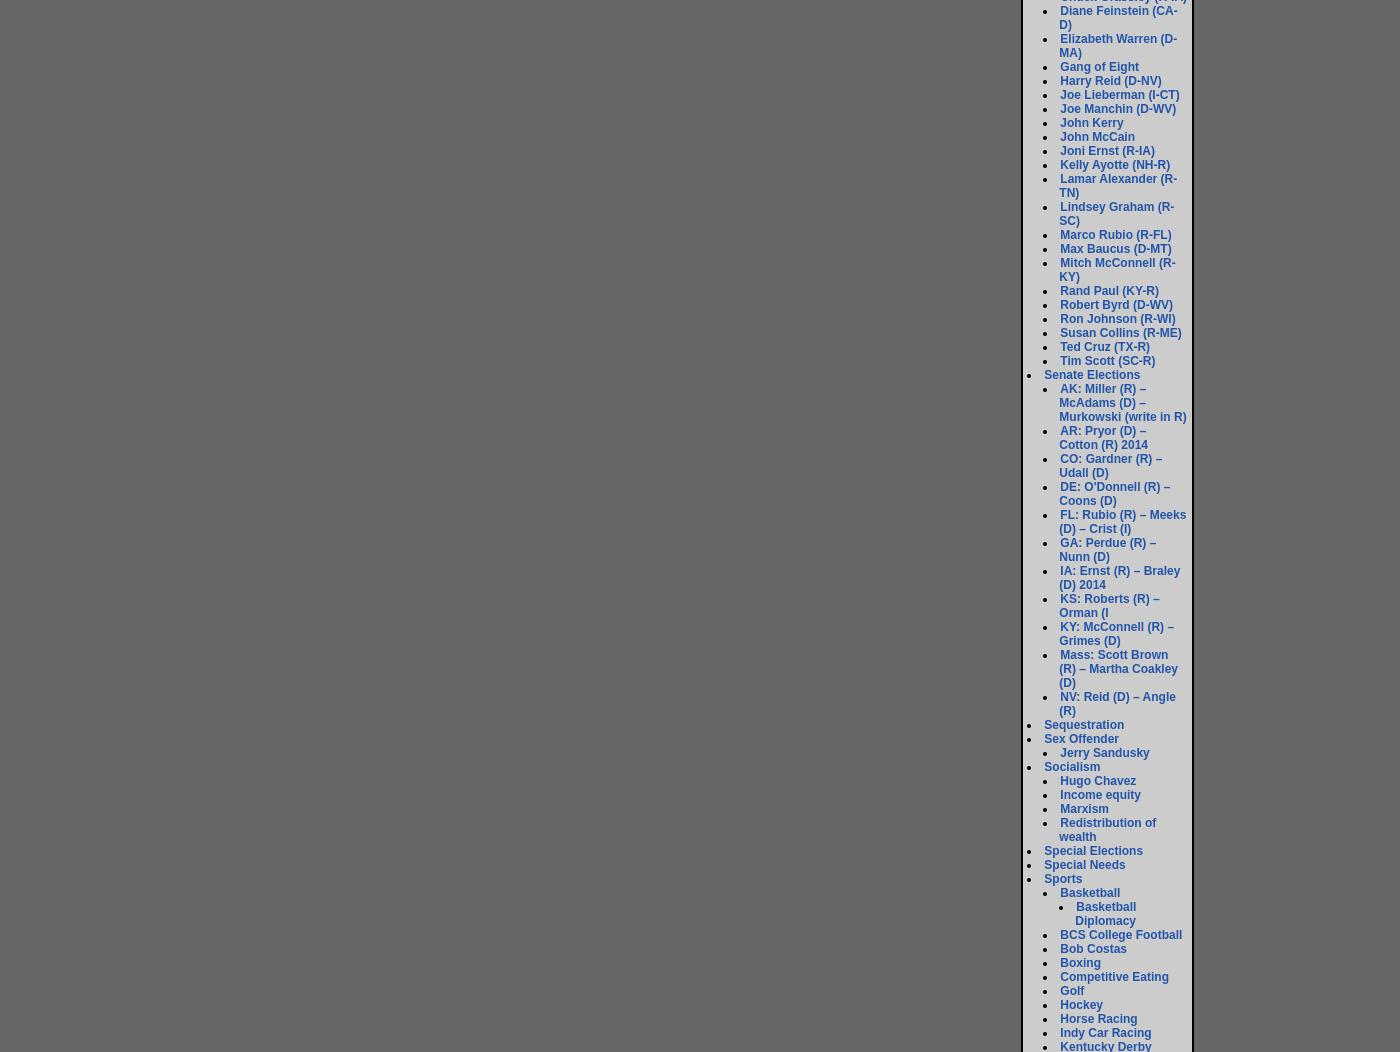 This screenshot has height=1052, width=1400. Describe the element at coordinates (1107, 549) in the screenshot. I see `'GA: Perdue (R) – Nunn (D)'` at that location.